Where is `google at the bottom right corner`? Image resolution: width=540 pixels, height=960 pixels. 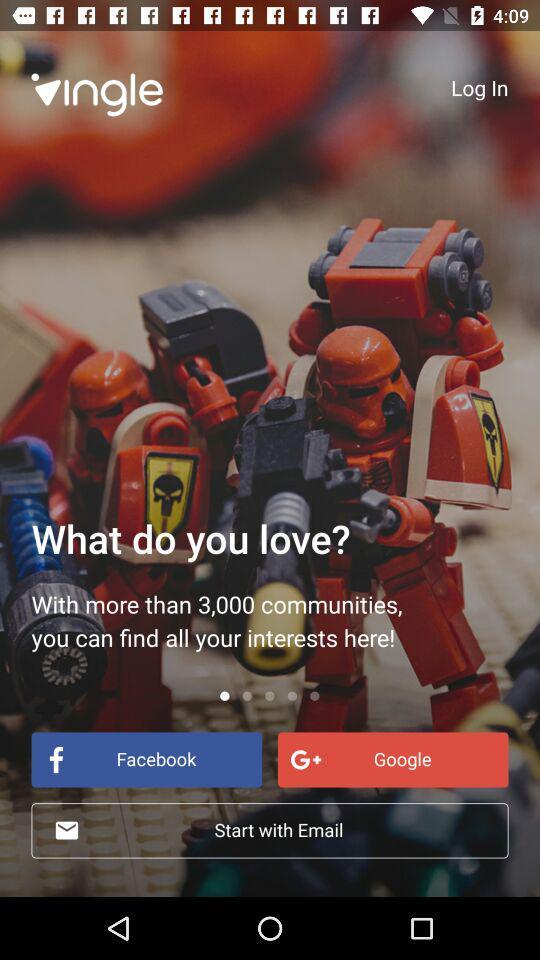
google at the bottom right corner is located at coordinates (393, 758).